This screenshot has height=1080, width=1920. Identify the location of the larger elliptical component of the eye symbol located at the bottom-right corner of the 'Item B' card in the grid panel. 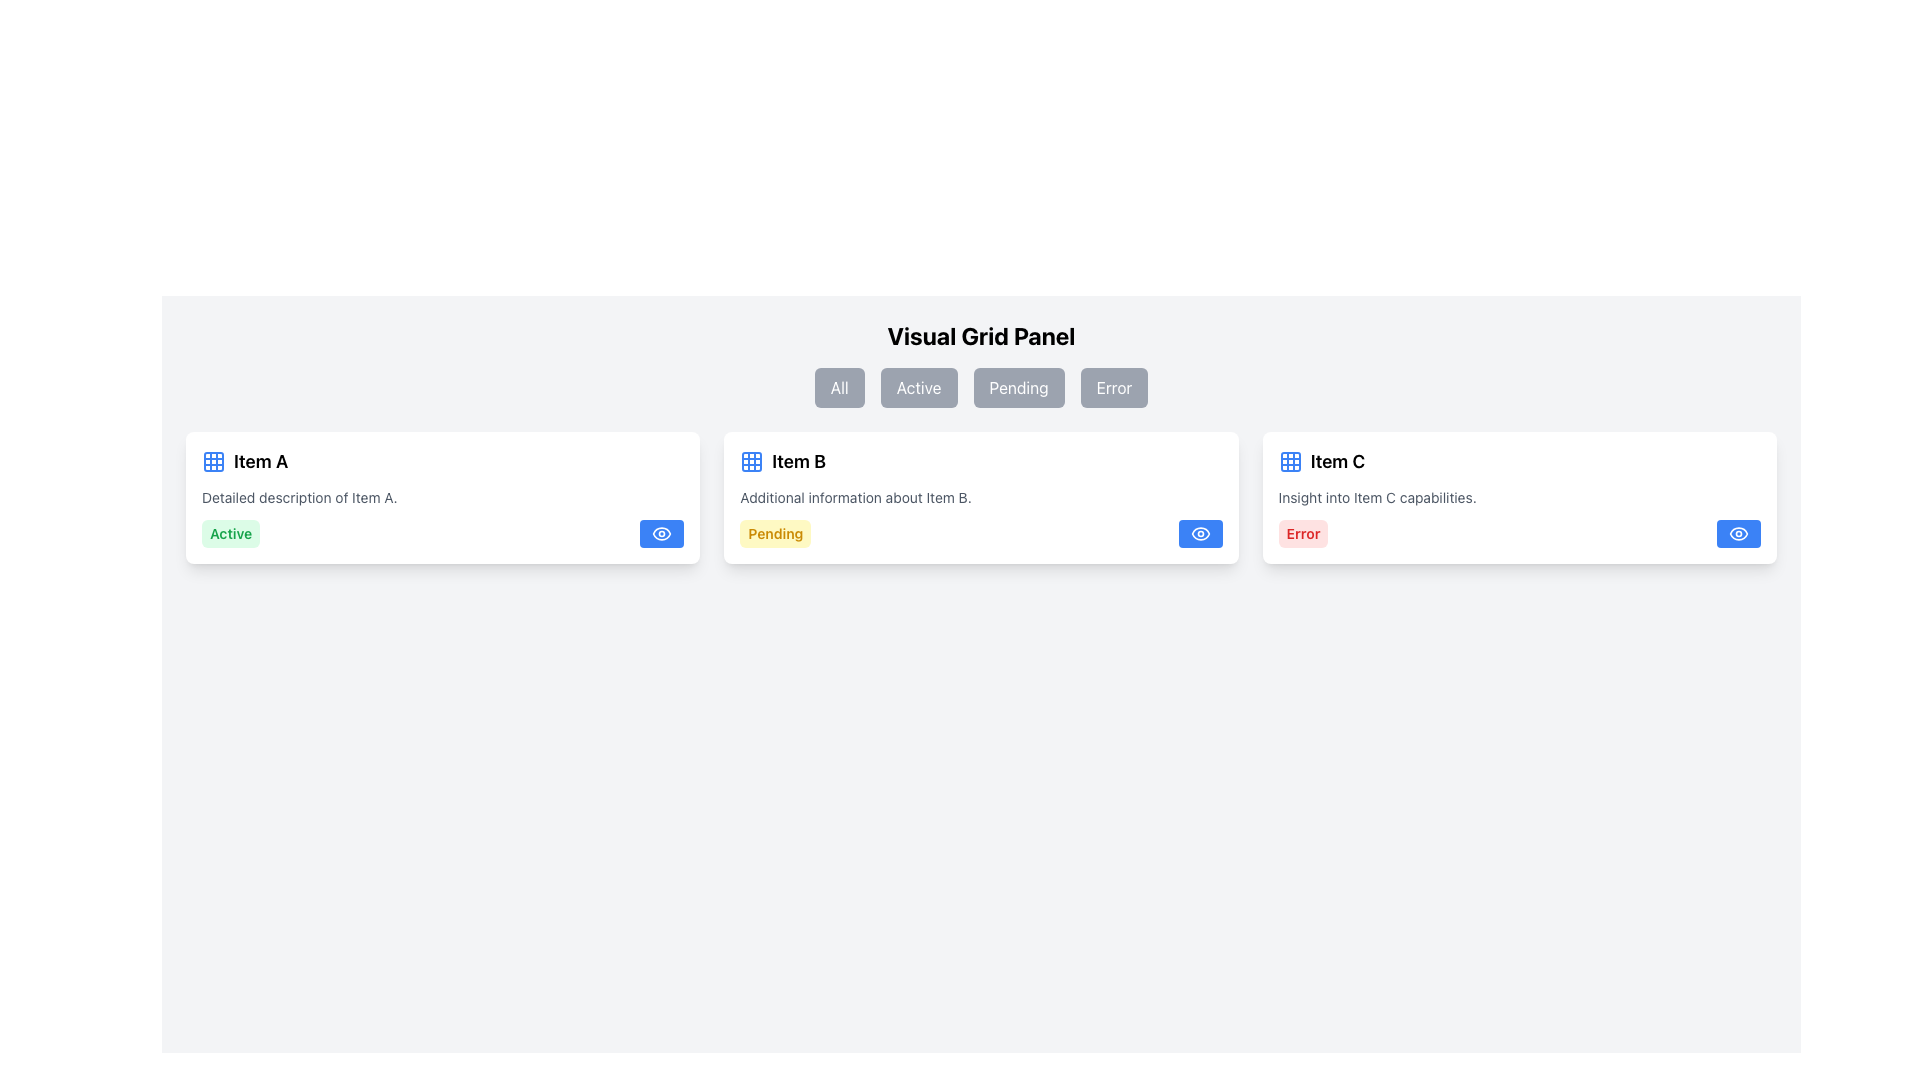
(662, 532).